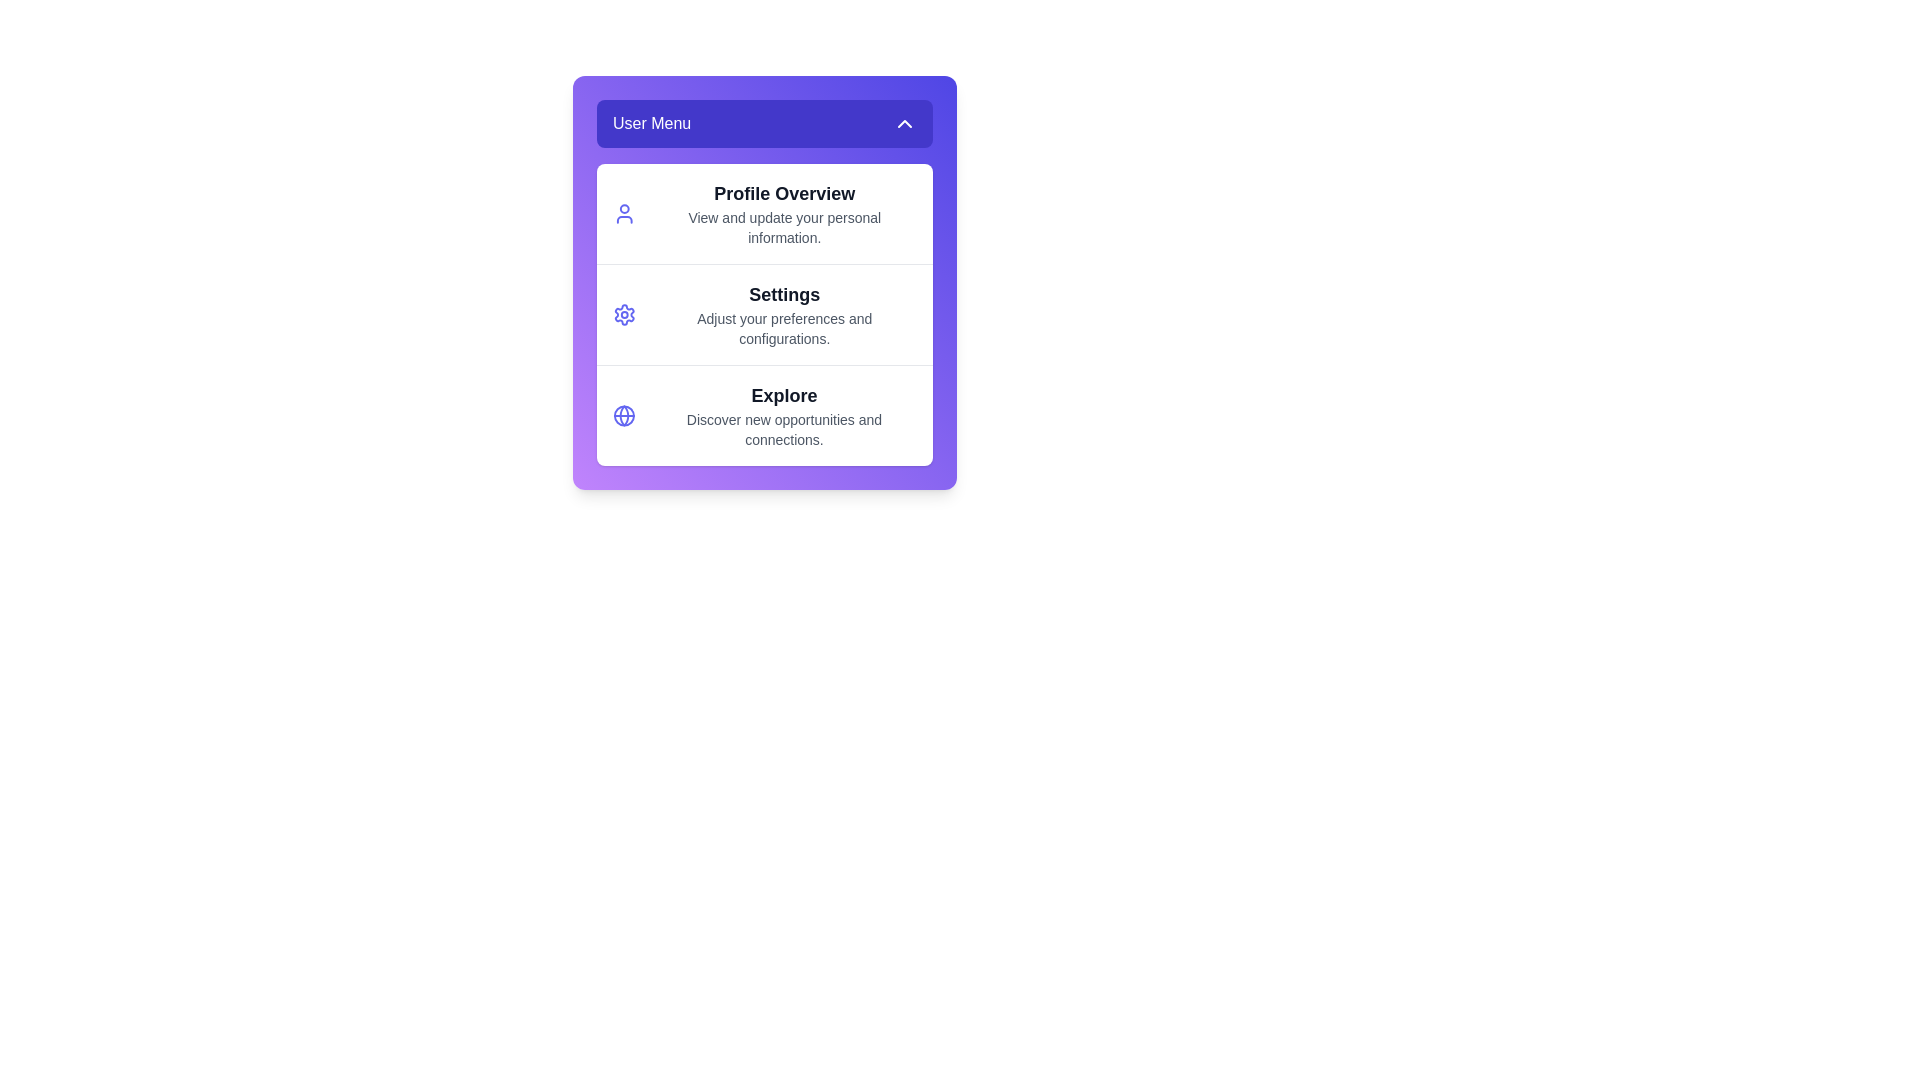 This screenshot has height=1080, width=1920. I want to click on the 'Settings' menu item, which is the second option in the 'User Menu', featuring bold text and a gear icon to the left, so click(783, 315).